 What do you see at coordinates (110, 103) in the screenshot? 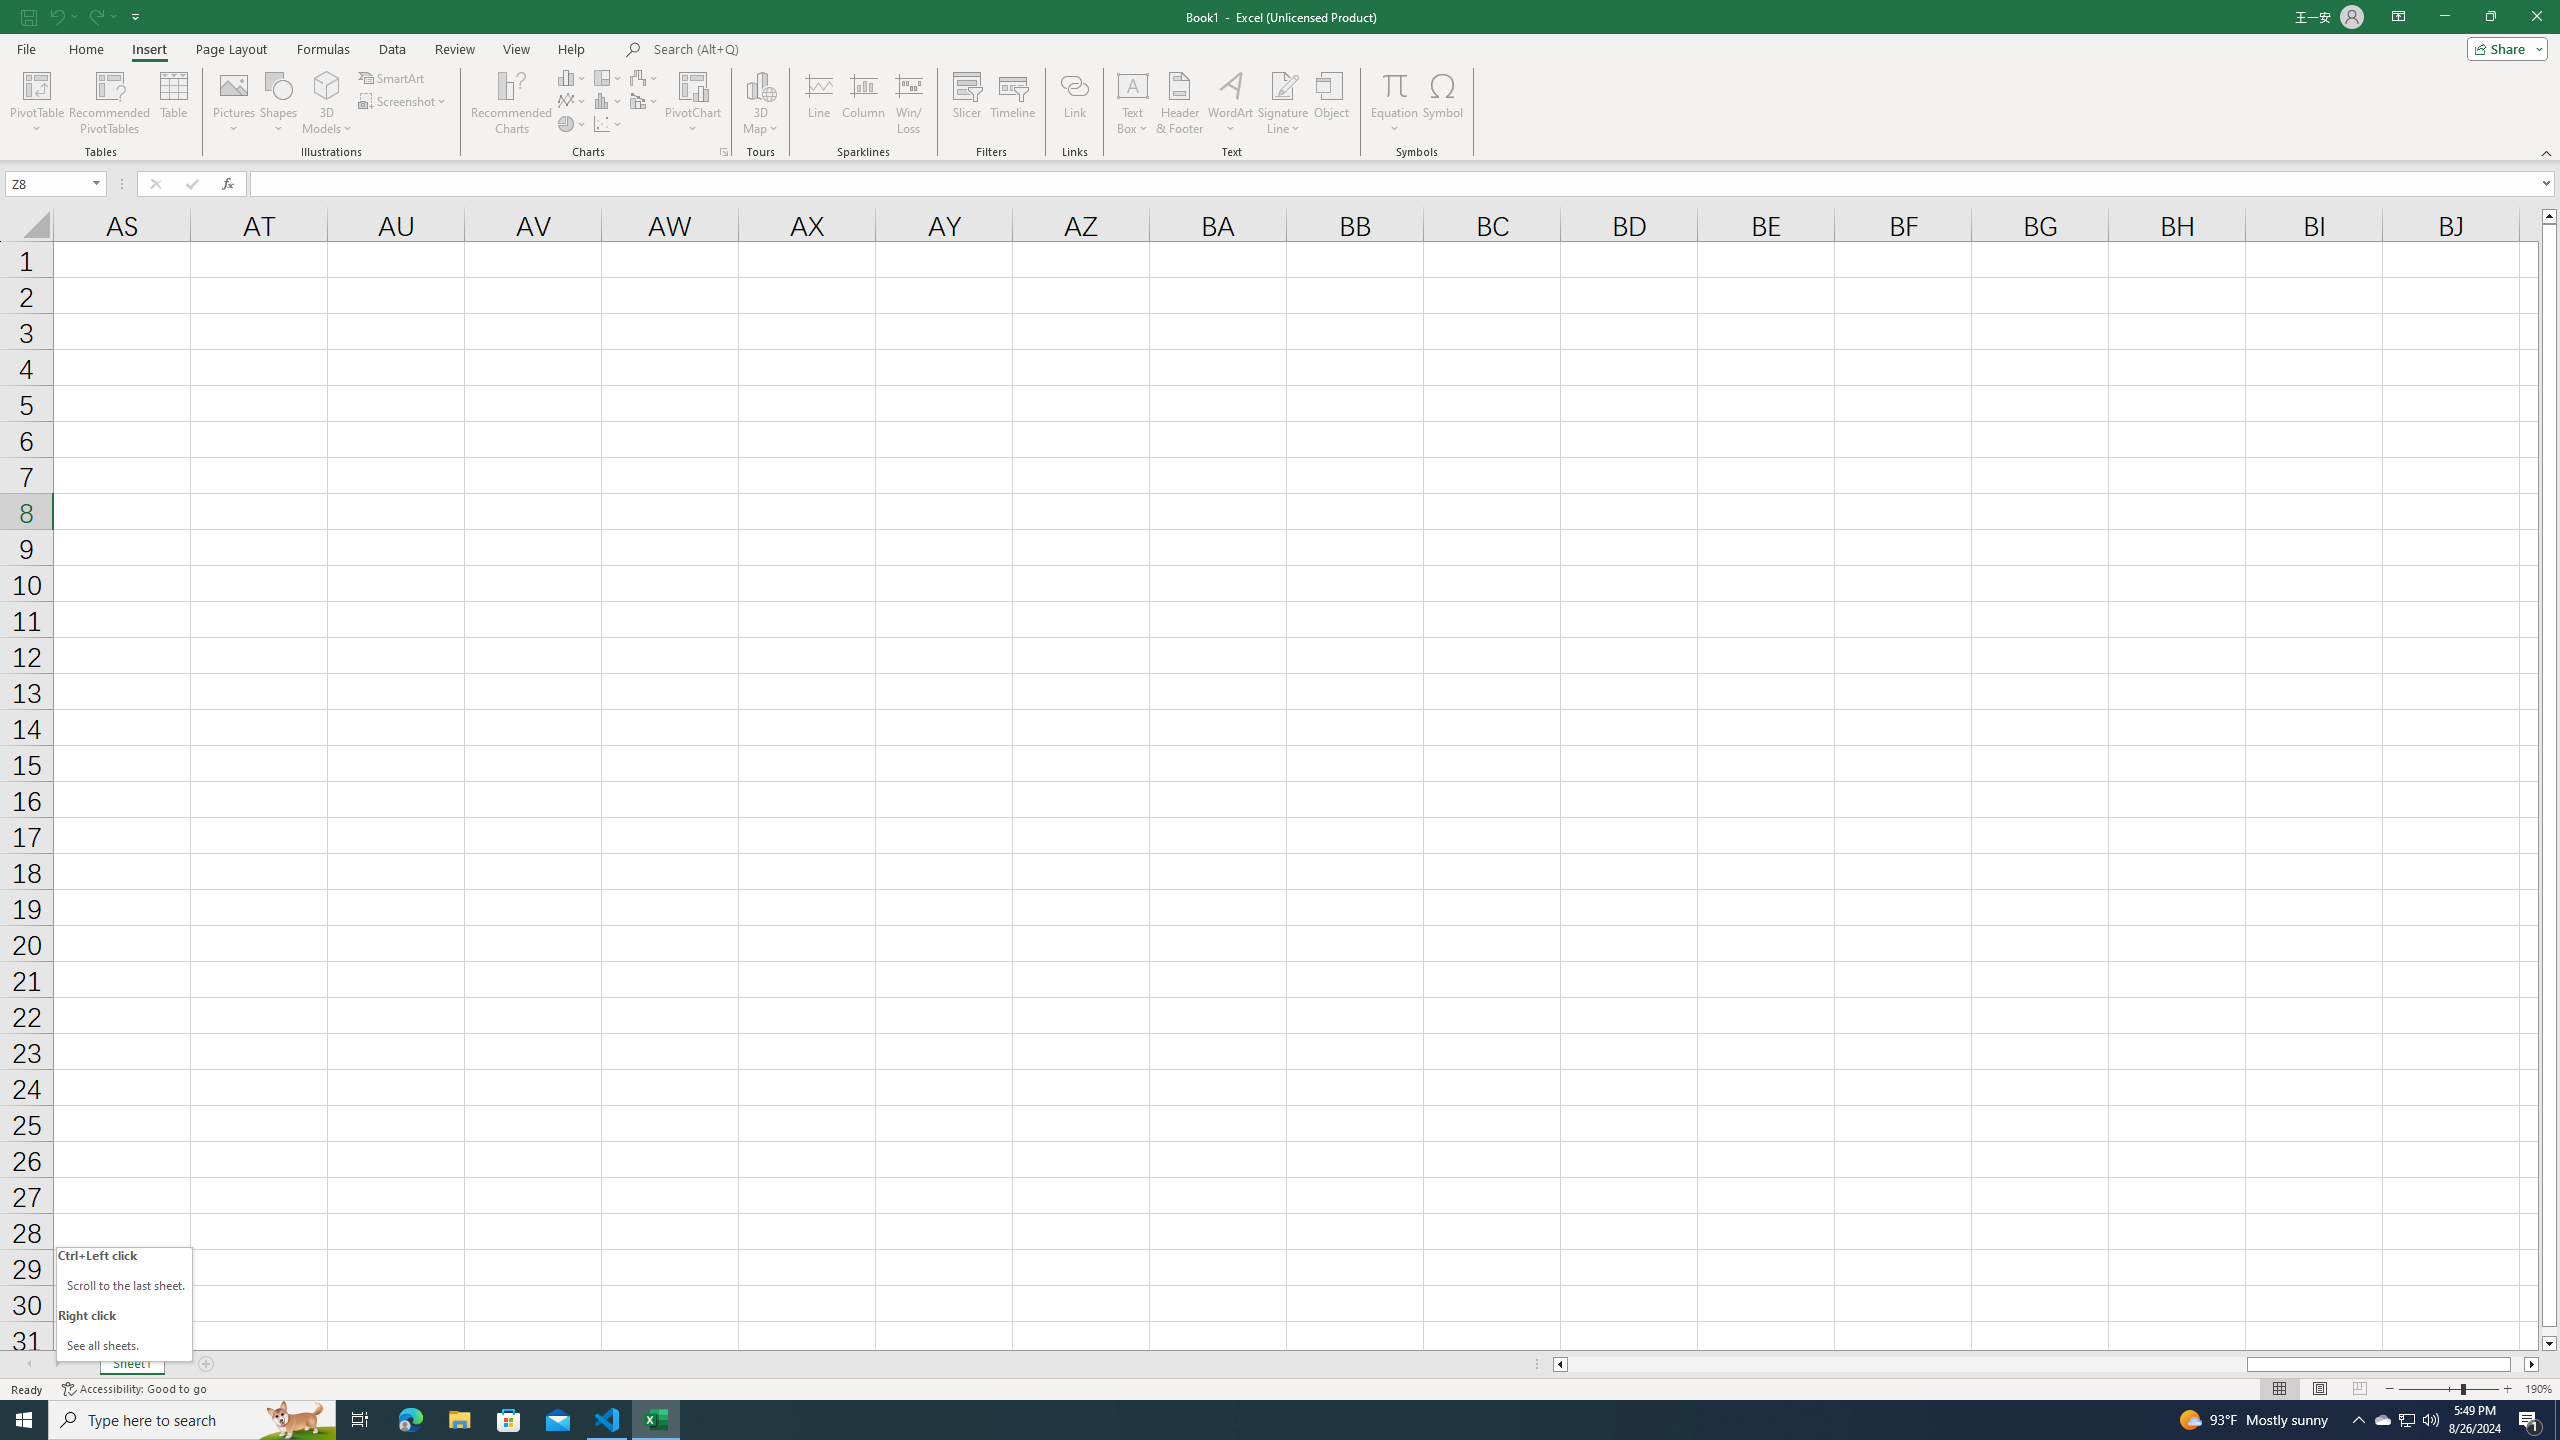
I see `'Recommended PivotTables'` at bounding box center [110, 103].